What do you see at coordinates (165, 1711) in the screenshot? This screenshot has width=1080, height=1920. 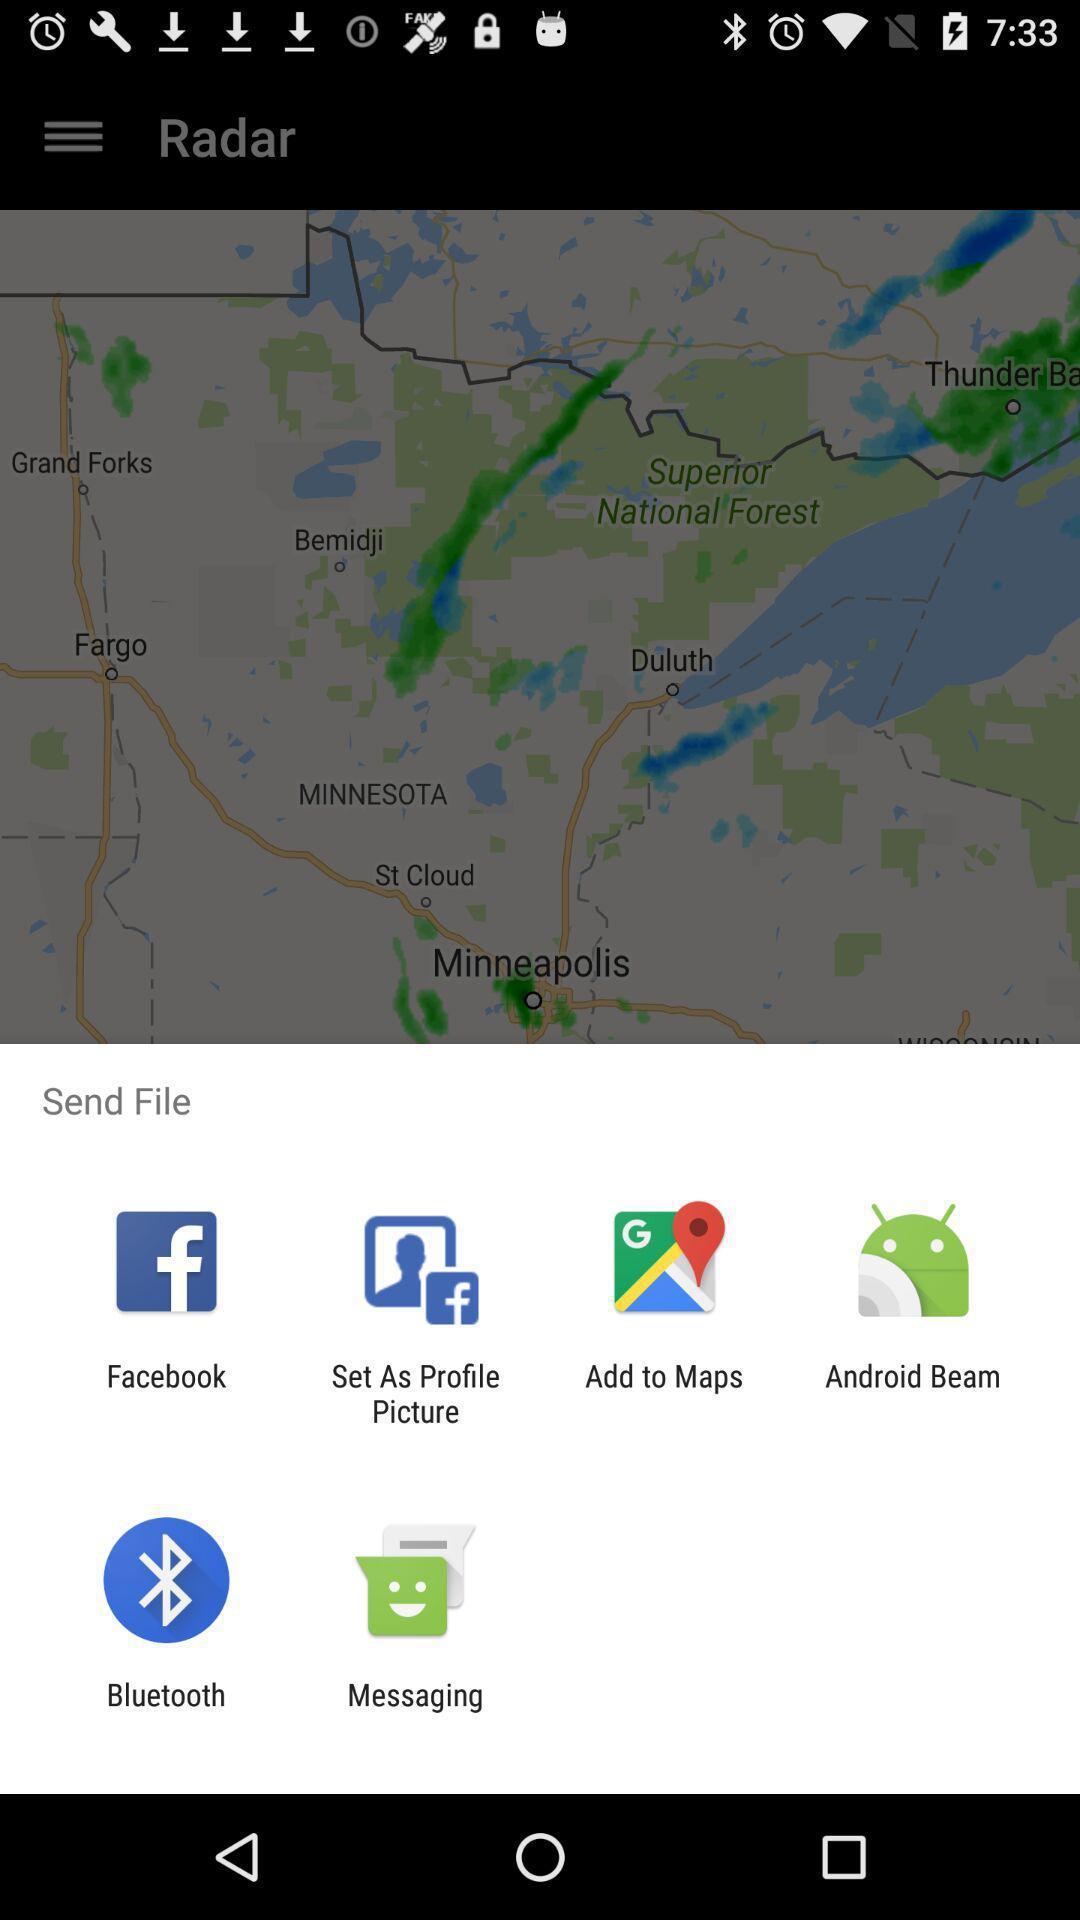 I see `app to the left of messaging app` at bounding box center [165, 1711].